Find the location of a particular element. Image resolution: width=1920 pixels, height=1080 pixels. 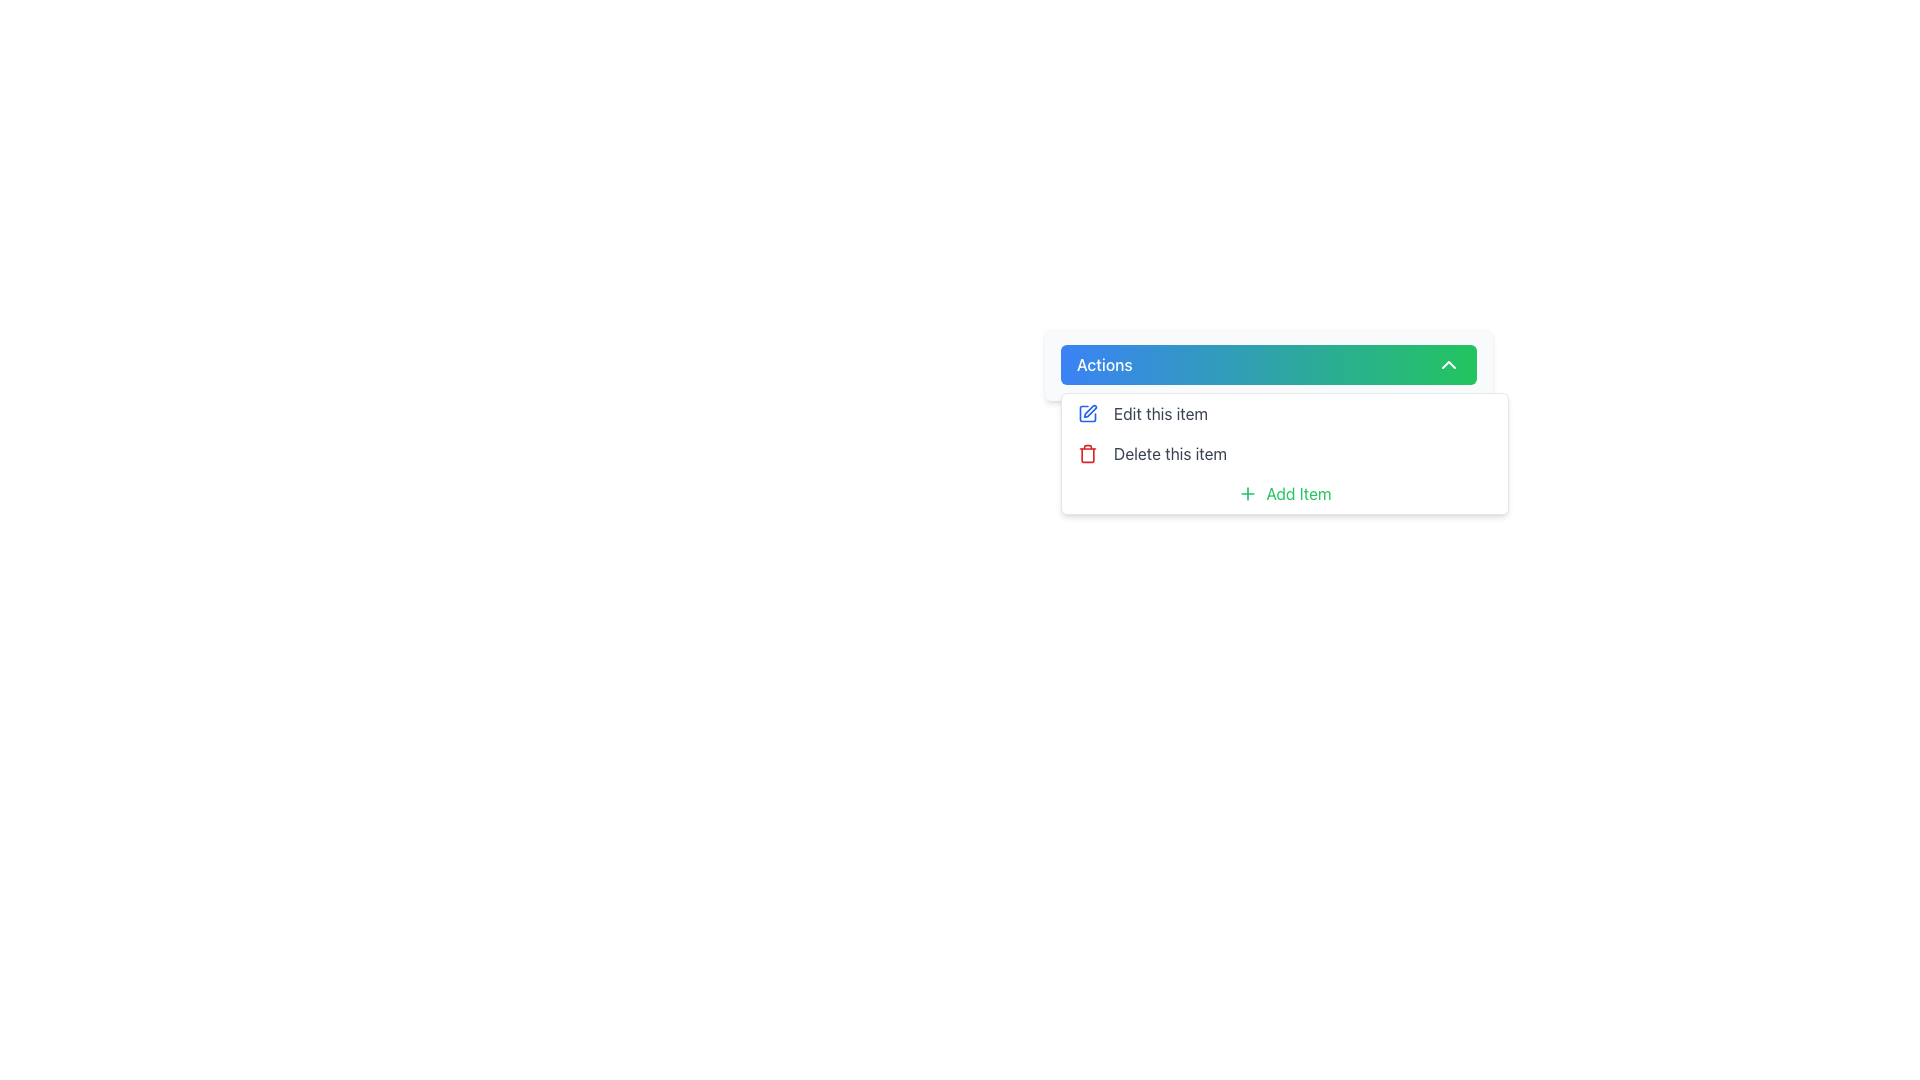

the plus sign icon located next to the 'Add Item' label in the dropdown menu is located at coordinates (1247, 493).